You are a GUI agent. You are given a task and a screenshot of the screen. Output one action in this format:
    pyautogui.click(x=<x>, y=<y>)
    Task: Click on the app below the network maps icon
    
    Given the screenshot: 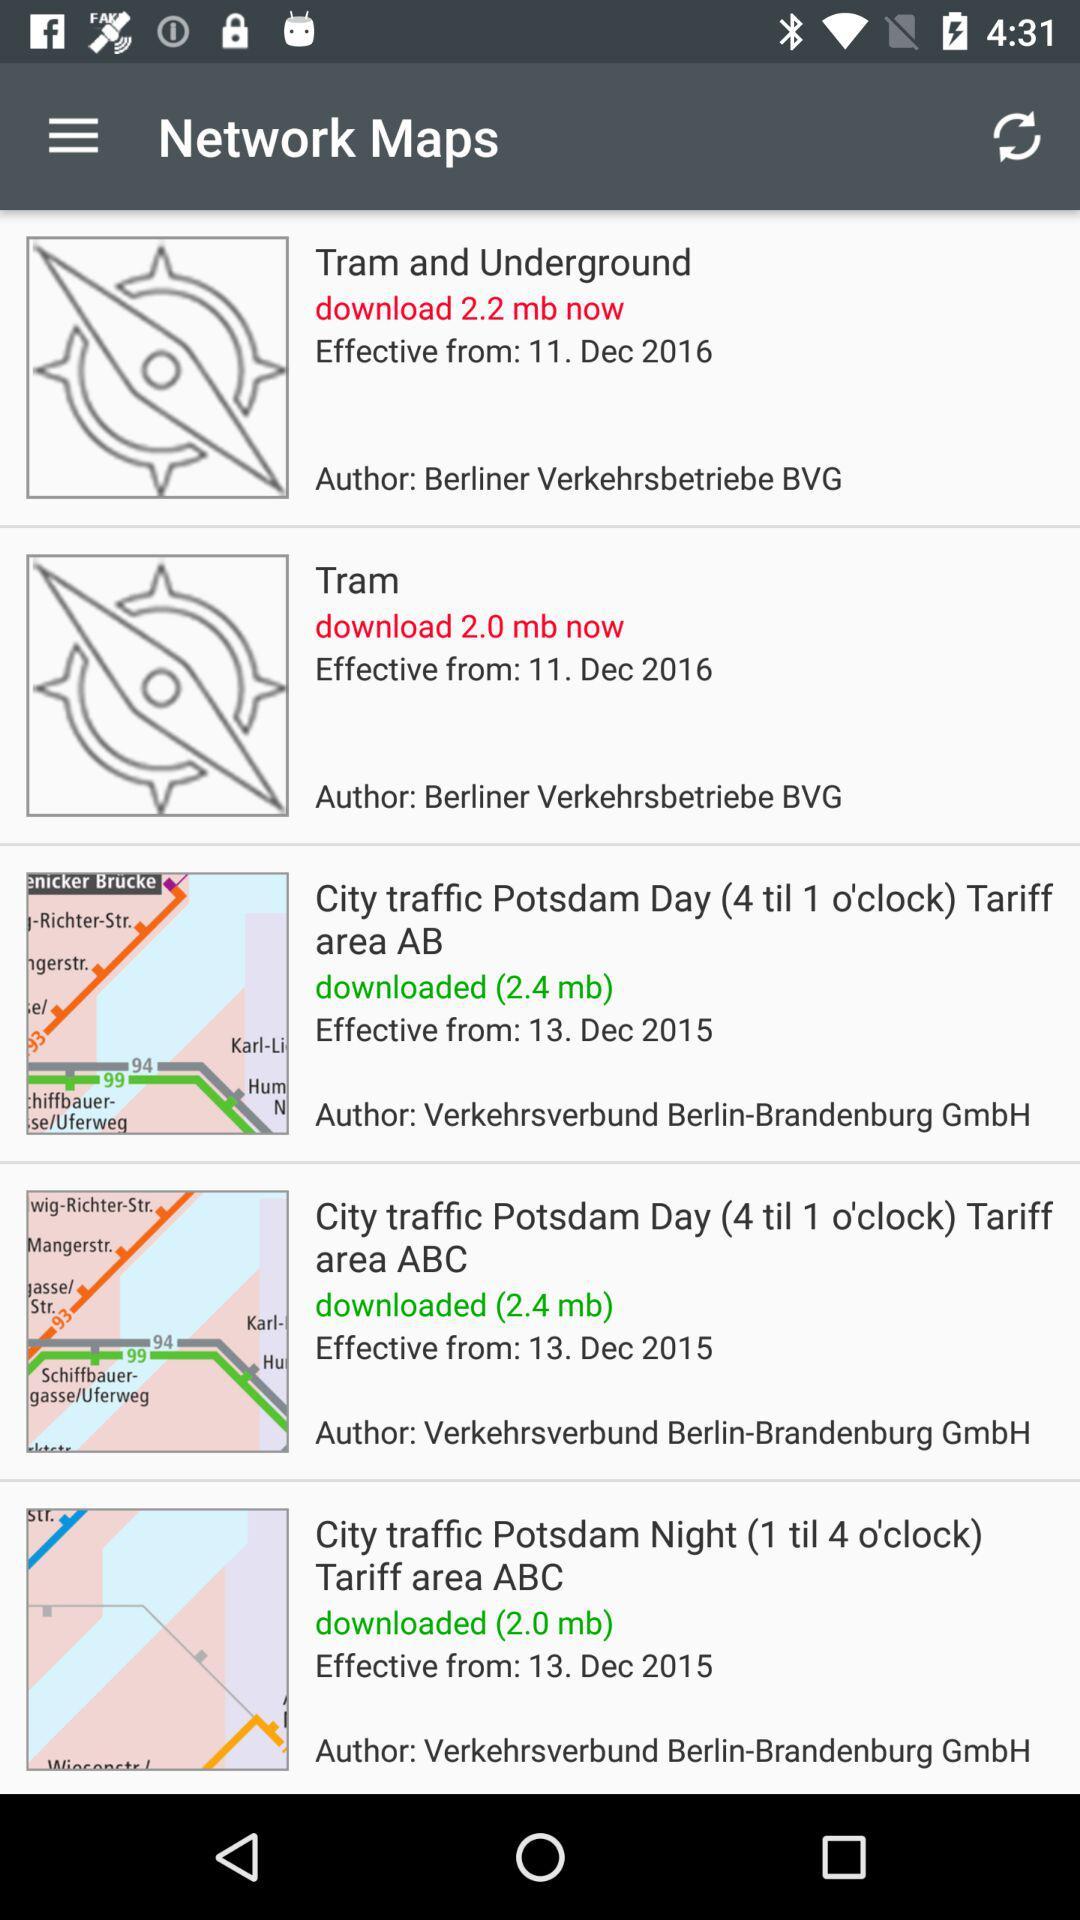 What is the action you would take?
    pyautogui.click(x=502, y=259)
    